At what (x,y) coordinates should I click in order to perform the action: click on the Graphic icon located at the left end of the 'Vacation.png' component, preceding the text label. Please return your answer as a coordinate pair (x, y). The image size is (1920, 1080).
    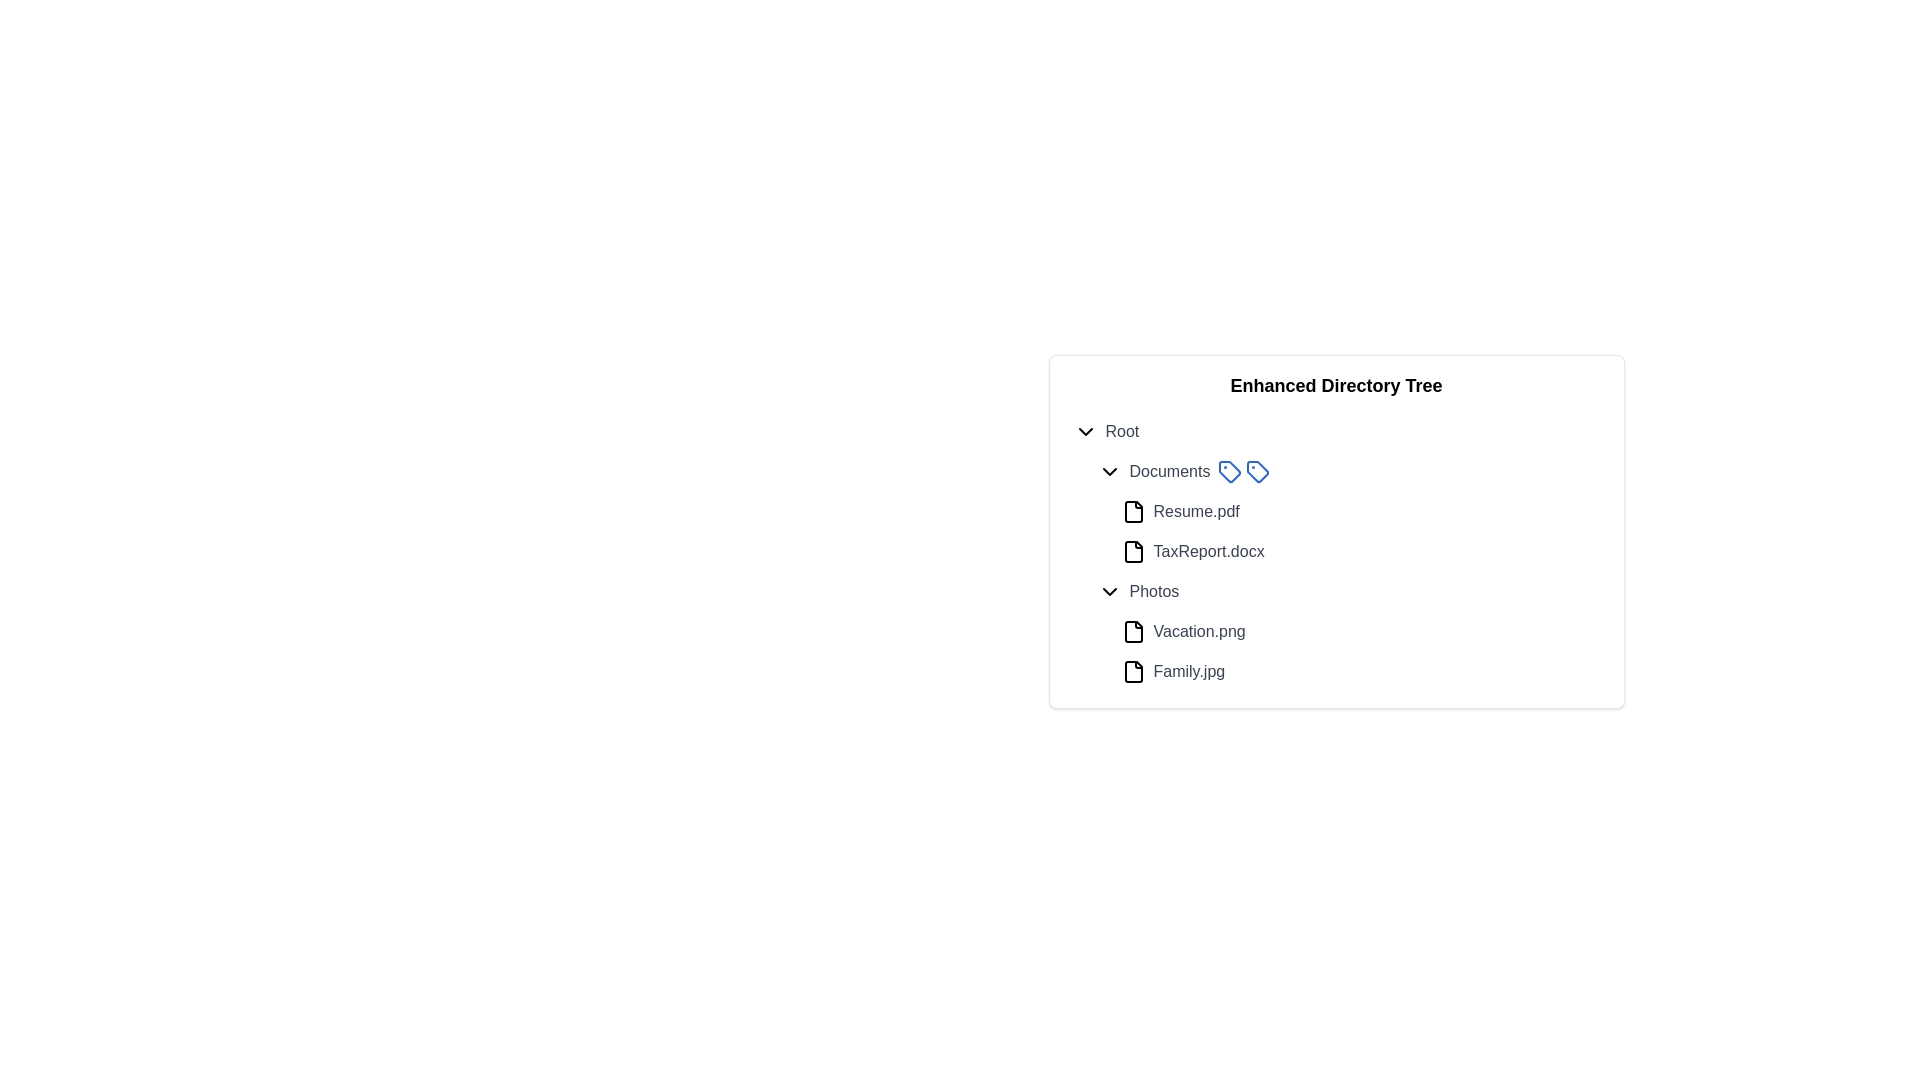
    Looking at the image, I should click on (1133, 632).